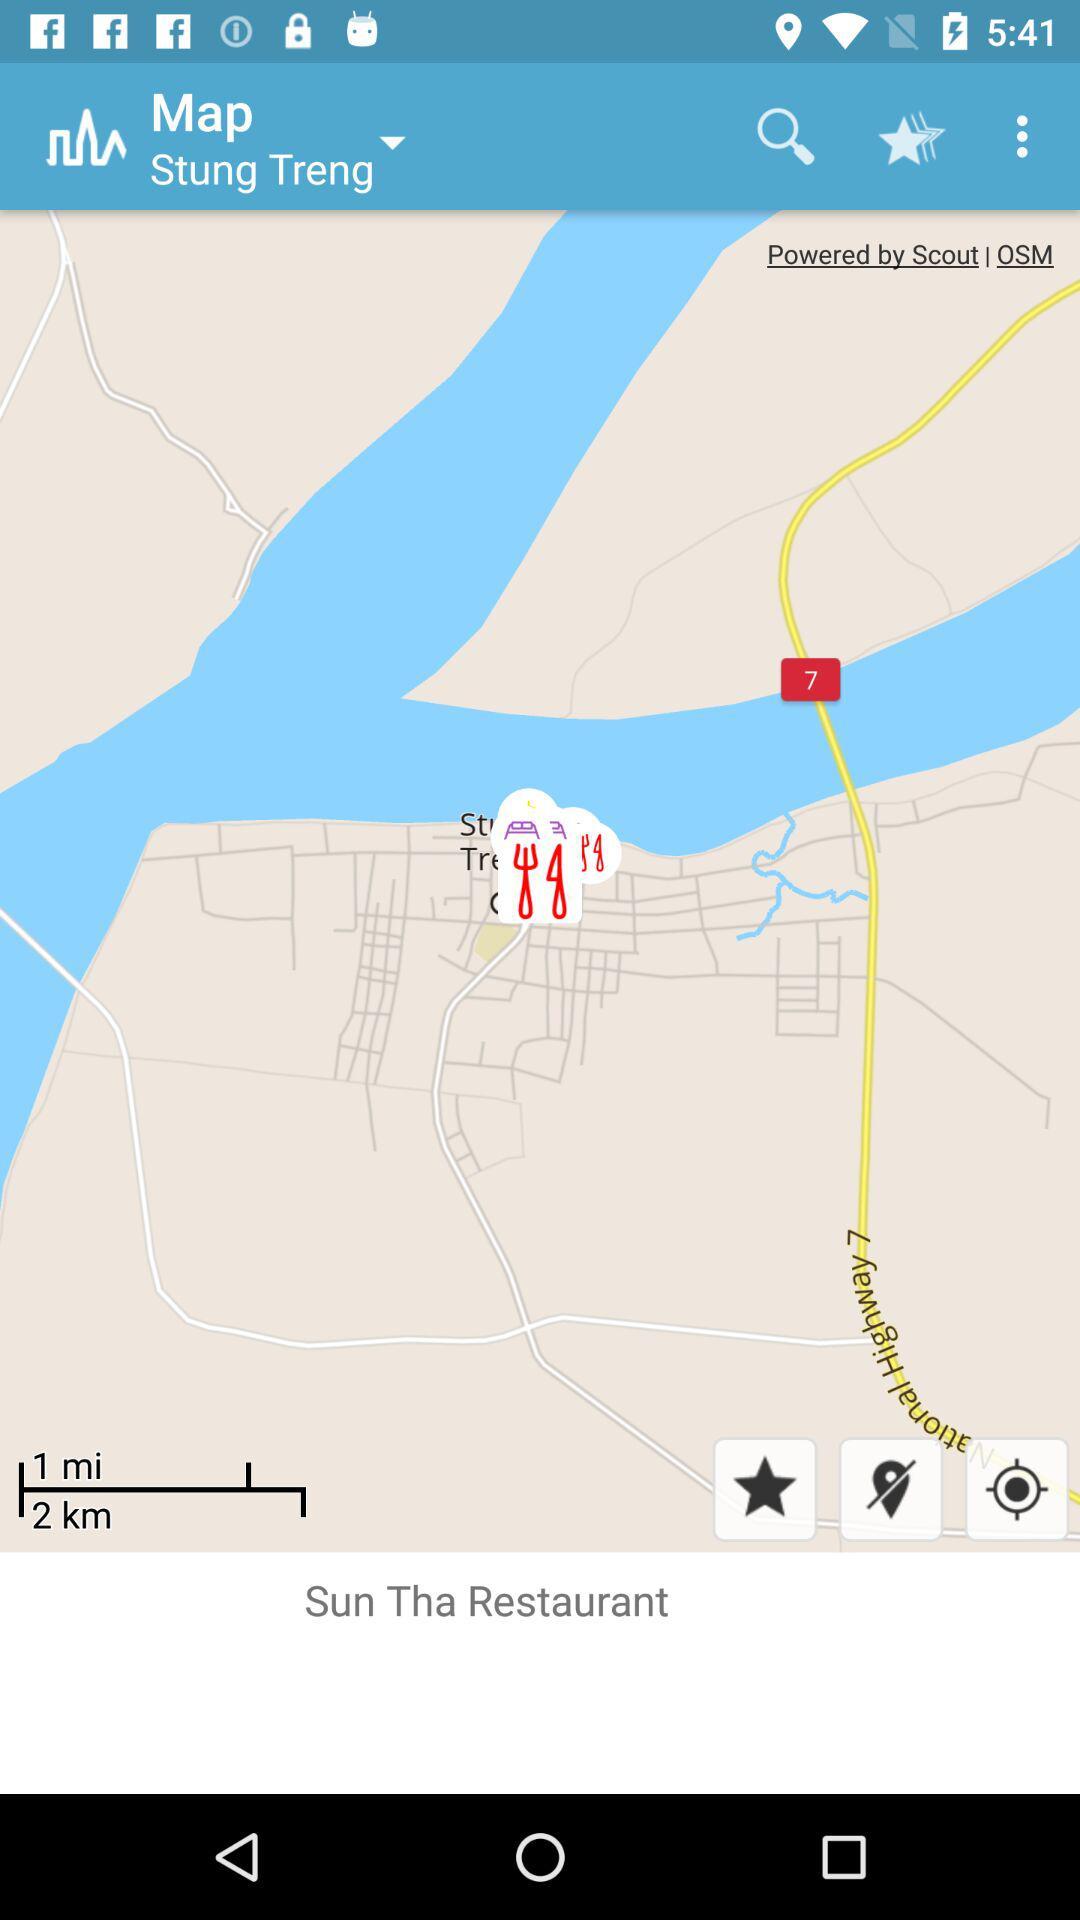 This screenshot has width=1080, height=1920. What do you see at coordinates (890, 1489) in the screenshot?
I see `the location icon` at bounding box center [890, 1489].